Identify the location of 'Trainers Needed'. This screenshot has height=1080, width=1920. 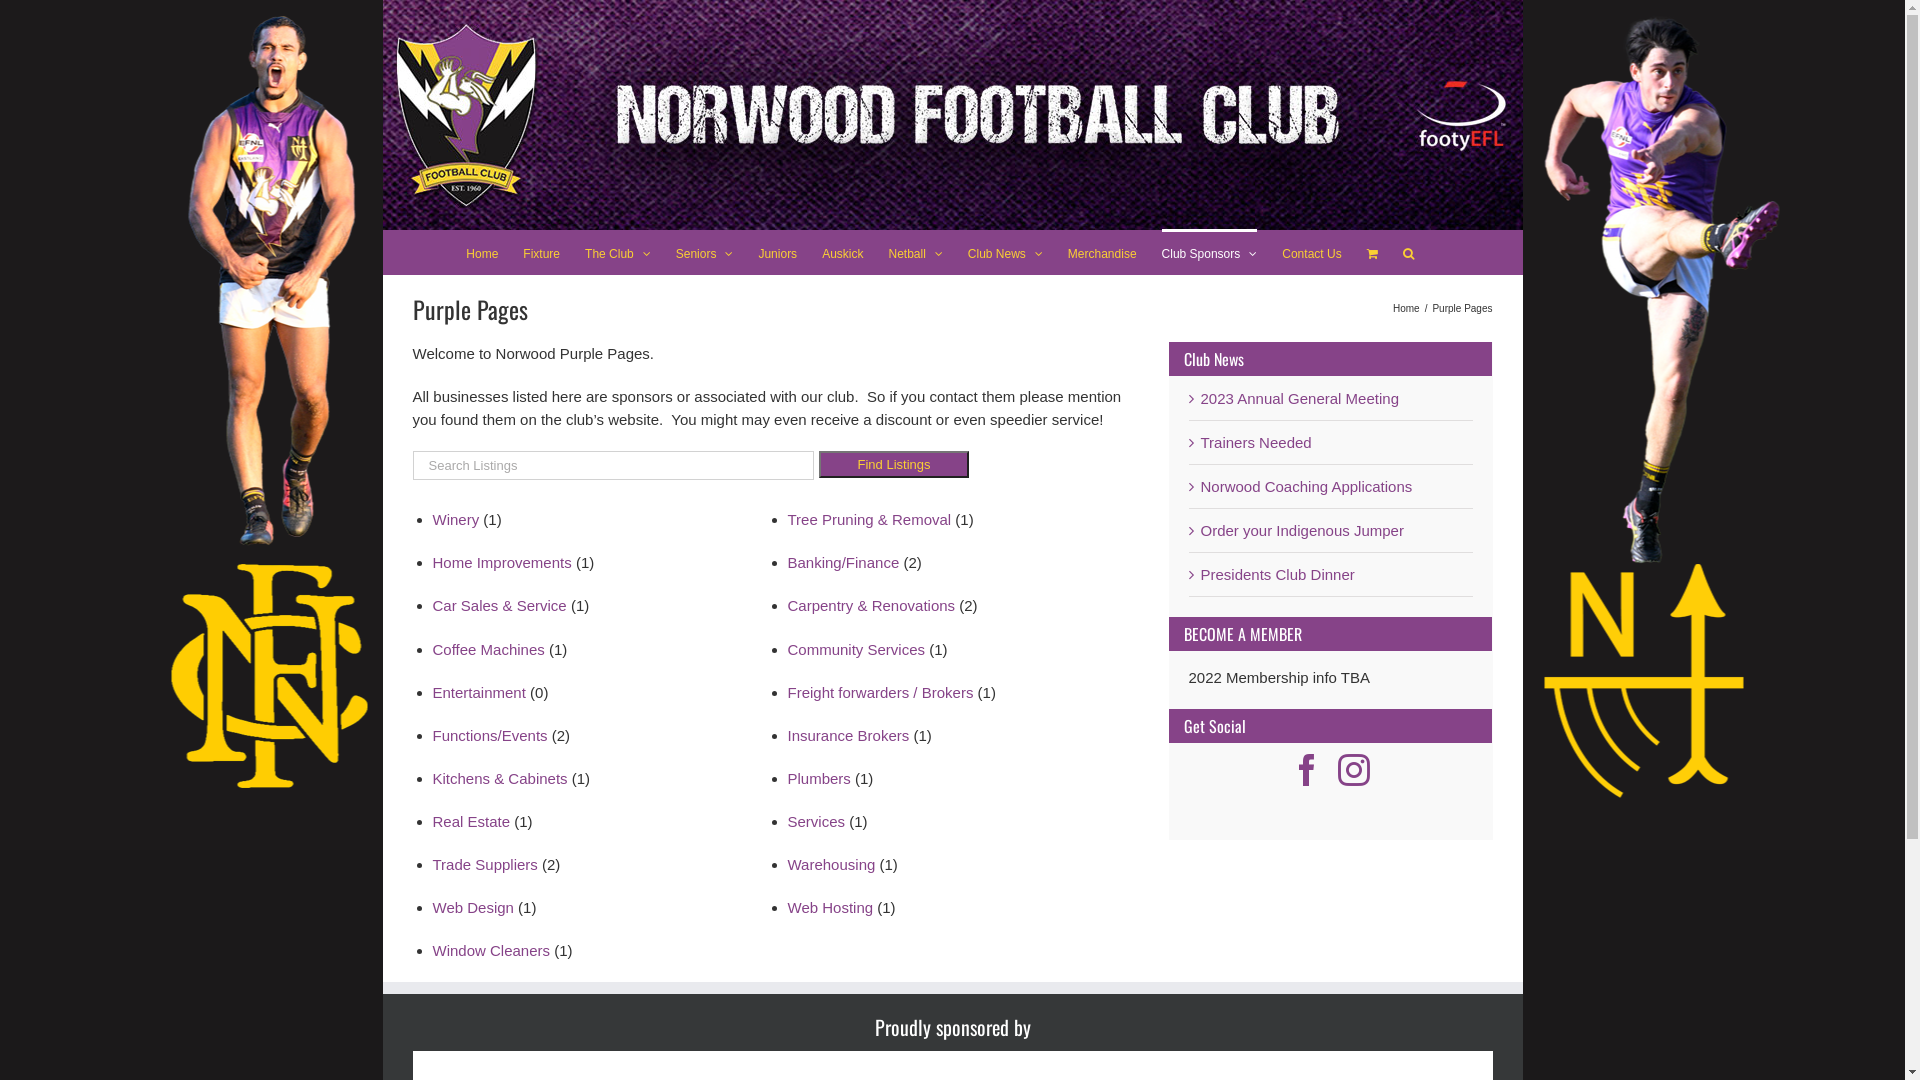
(1254, 441).